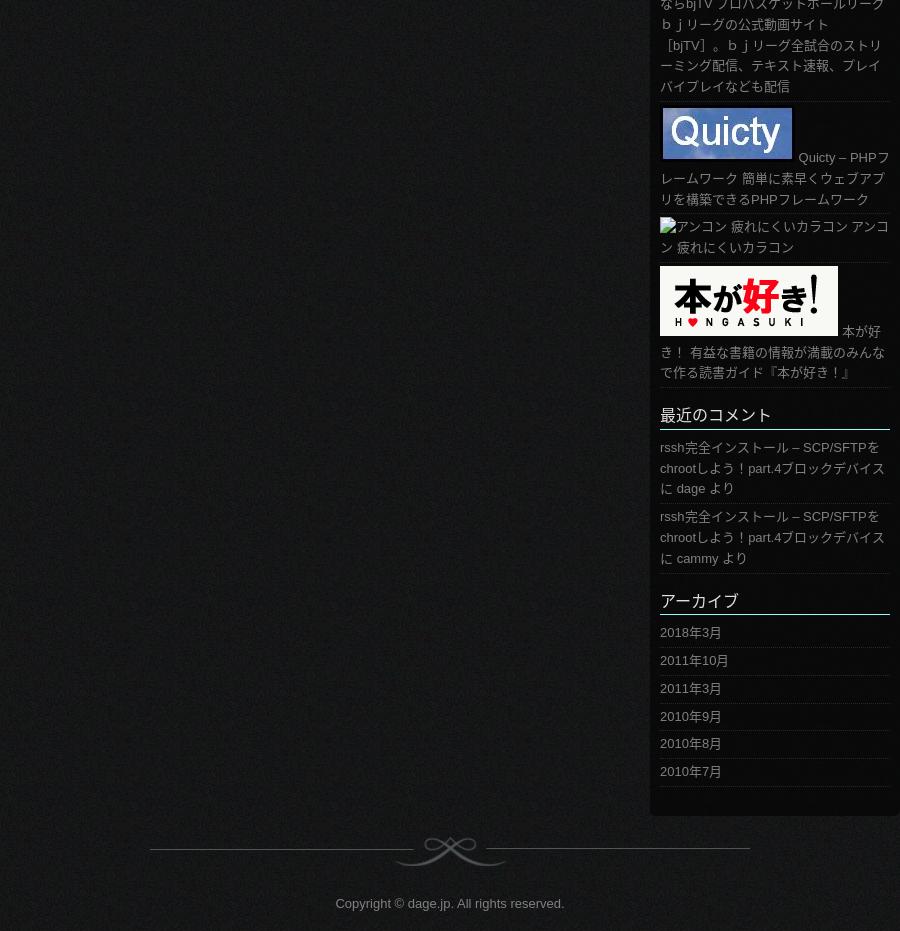  I want to click on 'Quicty – PHPフレームワーク', so click(773, 166).